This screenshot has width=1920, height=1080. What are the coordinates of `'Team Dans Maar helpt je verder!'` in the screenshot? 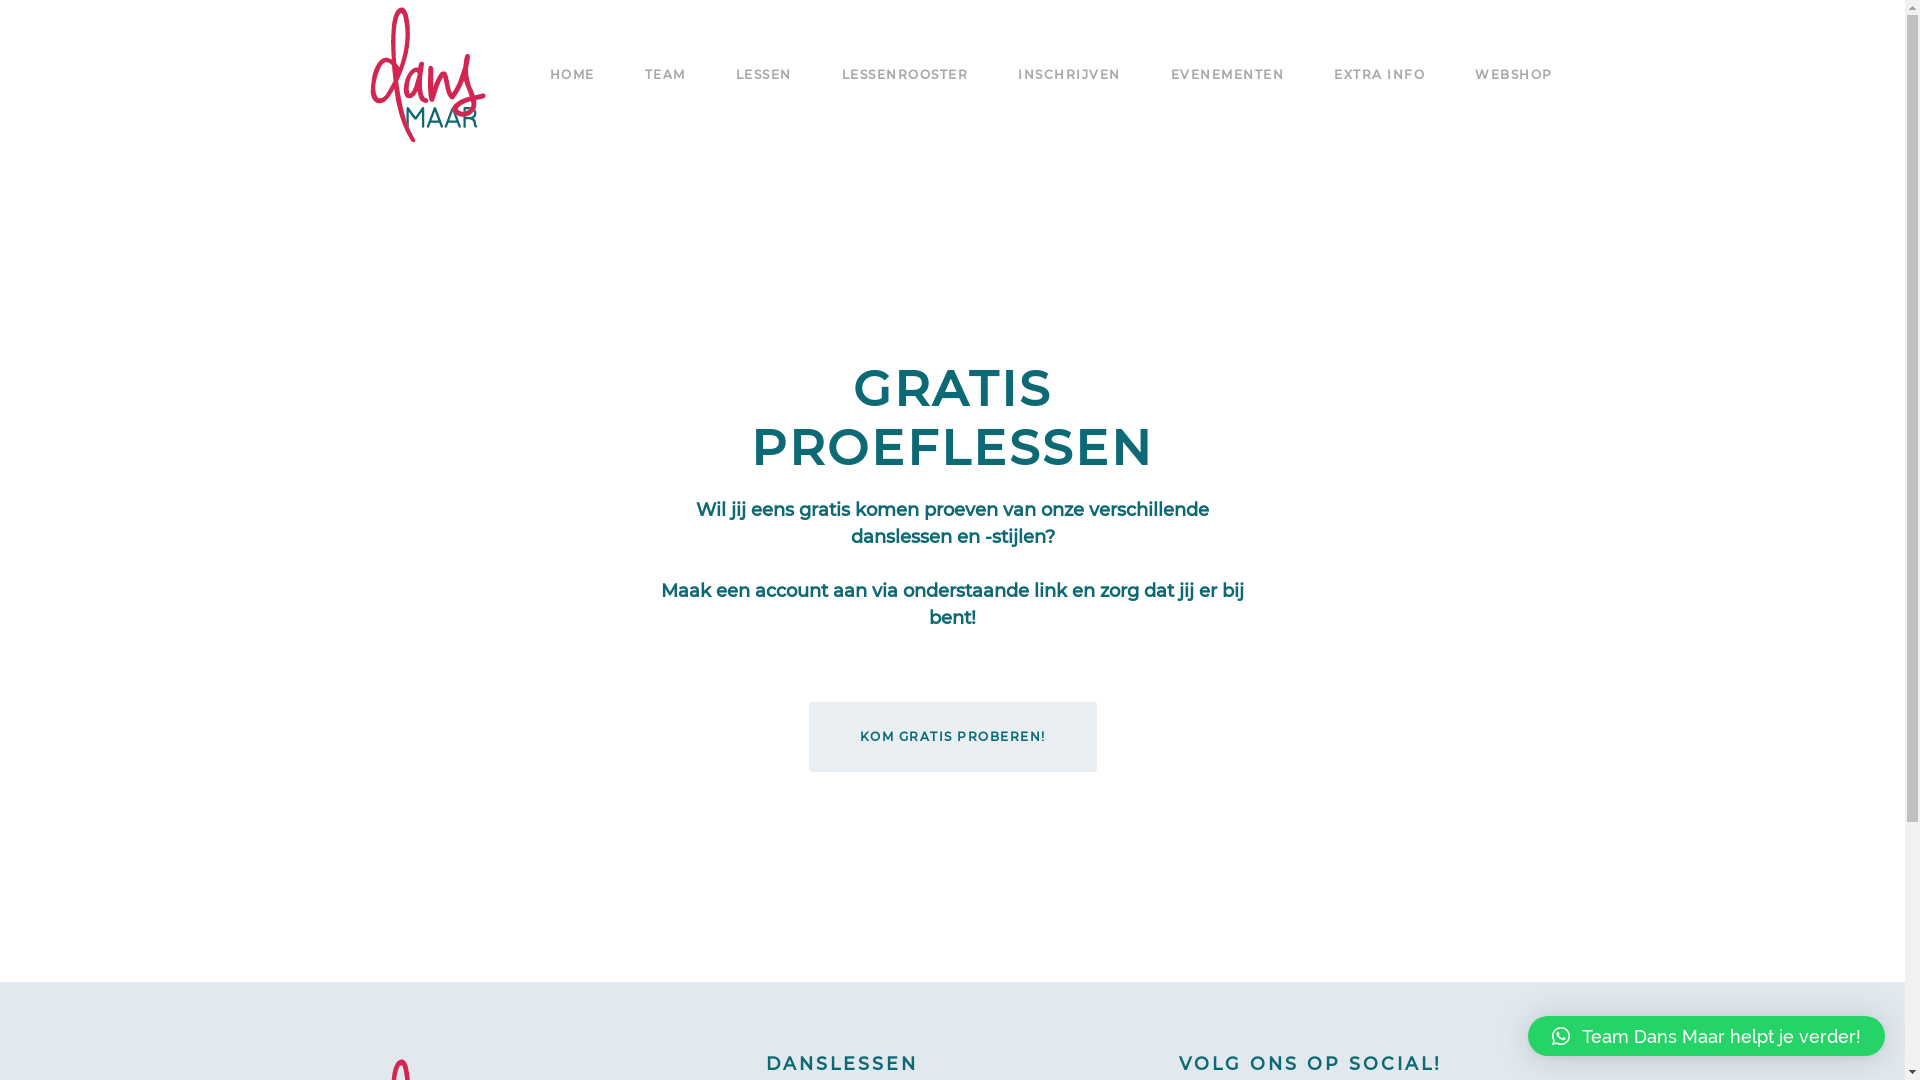 It's located at (1705, 1035).